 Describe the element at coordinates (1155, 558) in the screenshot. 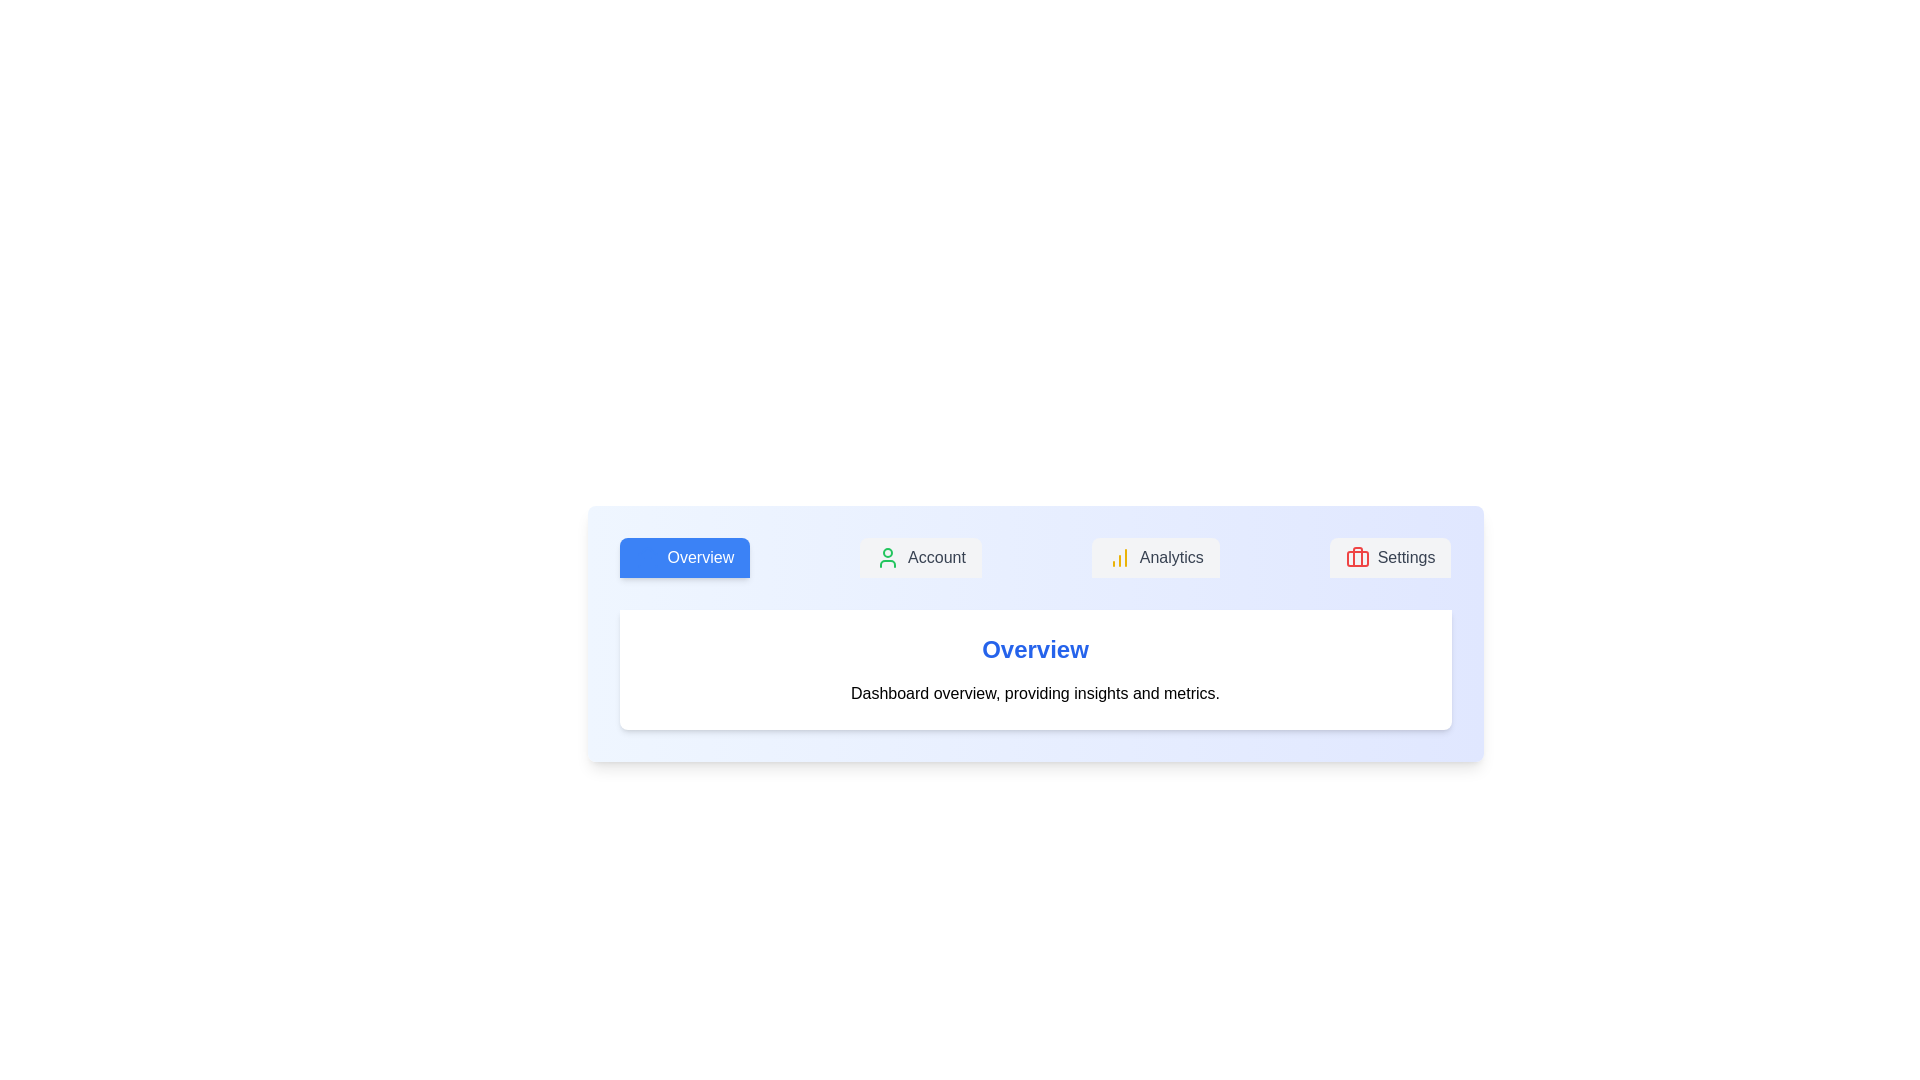

I see `the tab labeled Analytics` at that location.